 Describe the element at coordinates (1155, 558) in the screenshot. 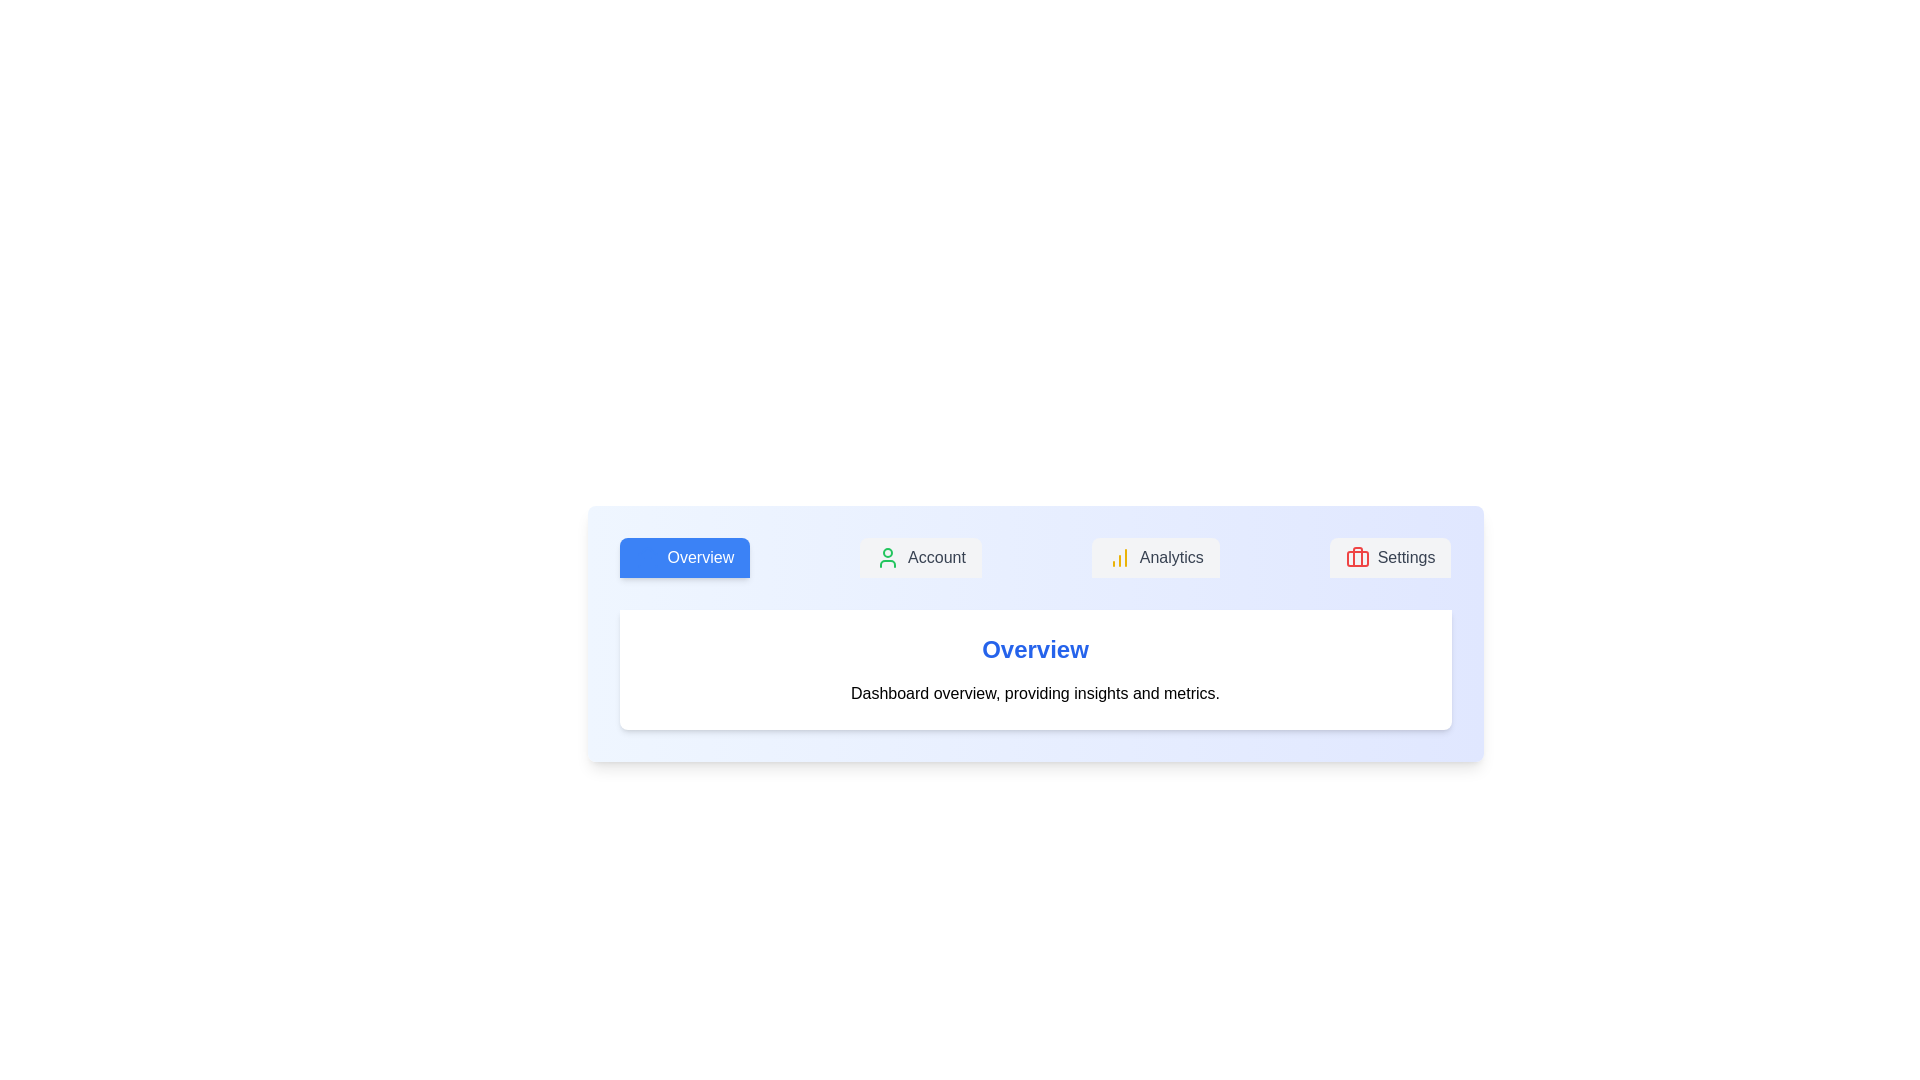

I see `the tab labeled Analytics` at that location.